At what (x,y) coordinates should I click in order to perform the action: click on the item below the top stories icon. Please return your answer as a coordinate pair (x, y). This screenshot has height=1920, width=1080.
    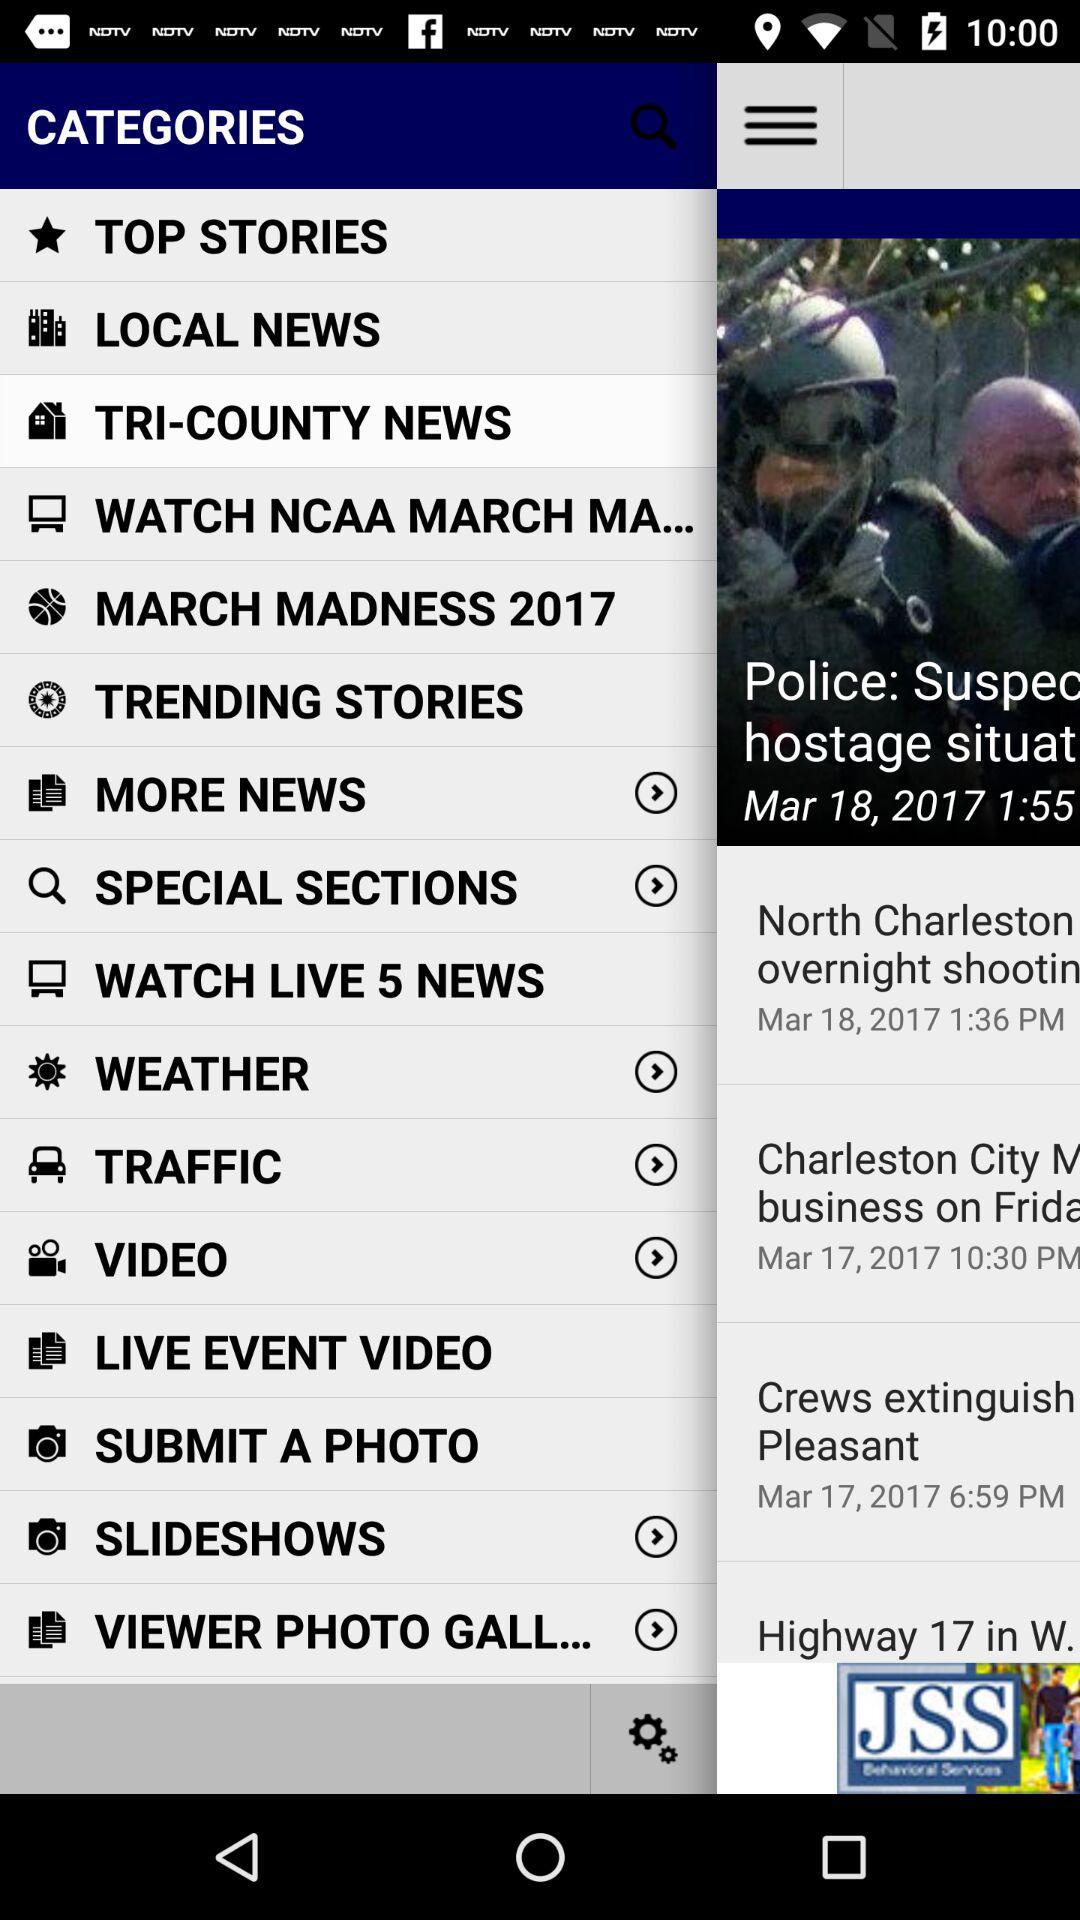
    Looking at the image, I should click on (236, 328).